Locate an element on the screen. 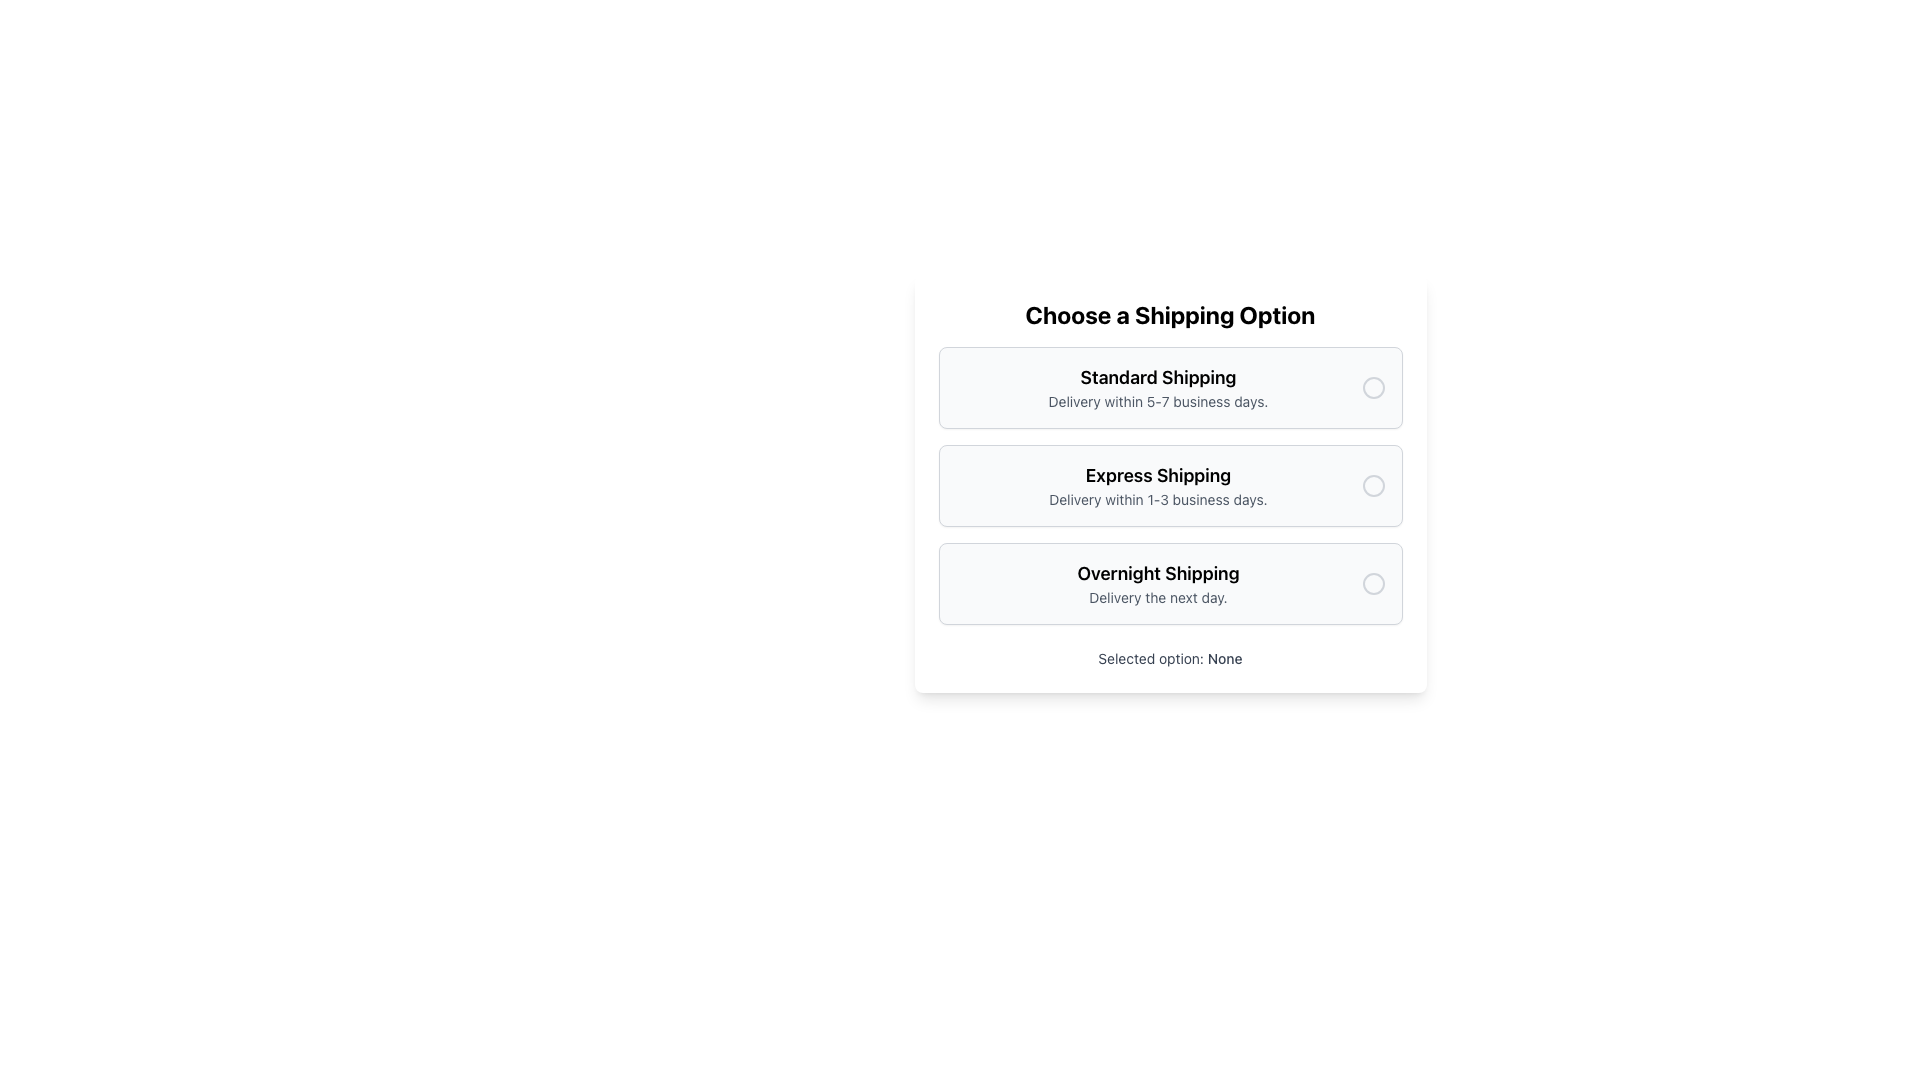 Image resolution: width=1920 pixels, height=1080 pixels. the 'Overnight Shipping' button, which has a soft gray background and contains the text 'Overnight Shipping' in bold and 'Delivery the next day.' in lighter font is located at coordinates (1170, 583).